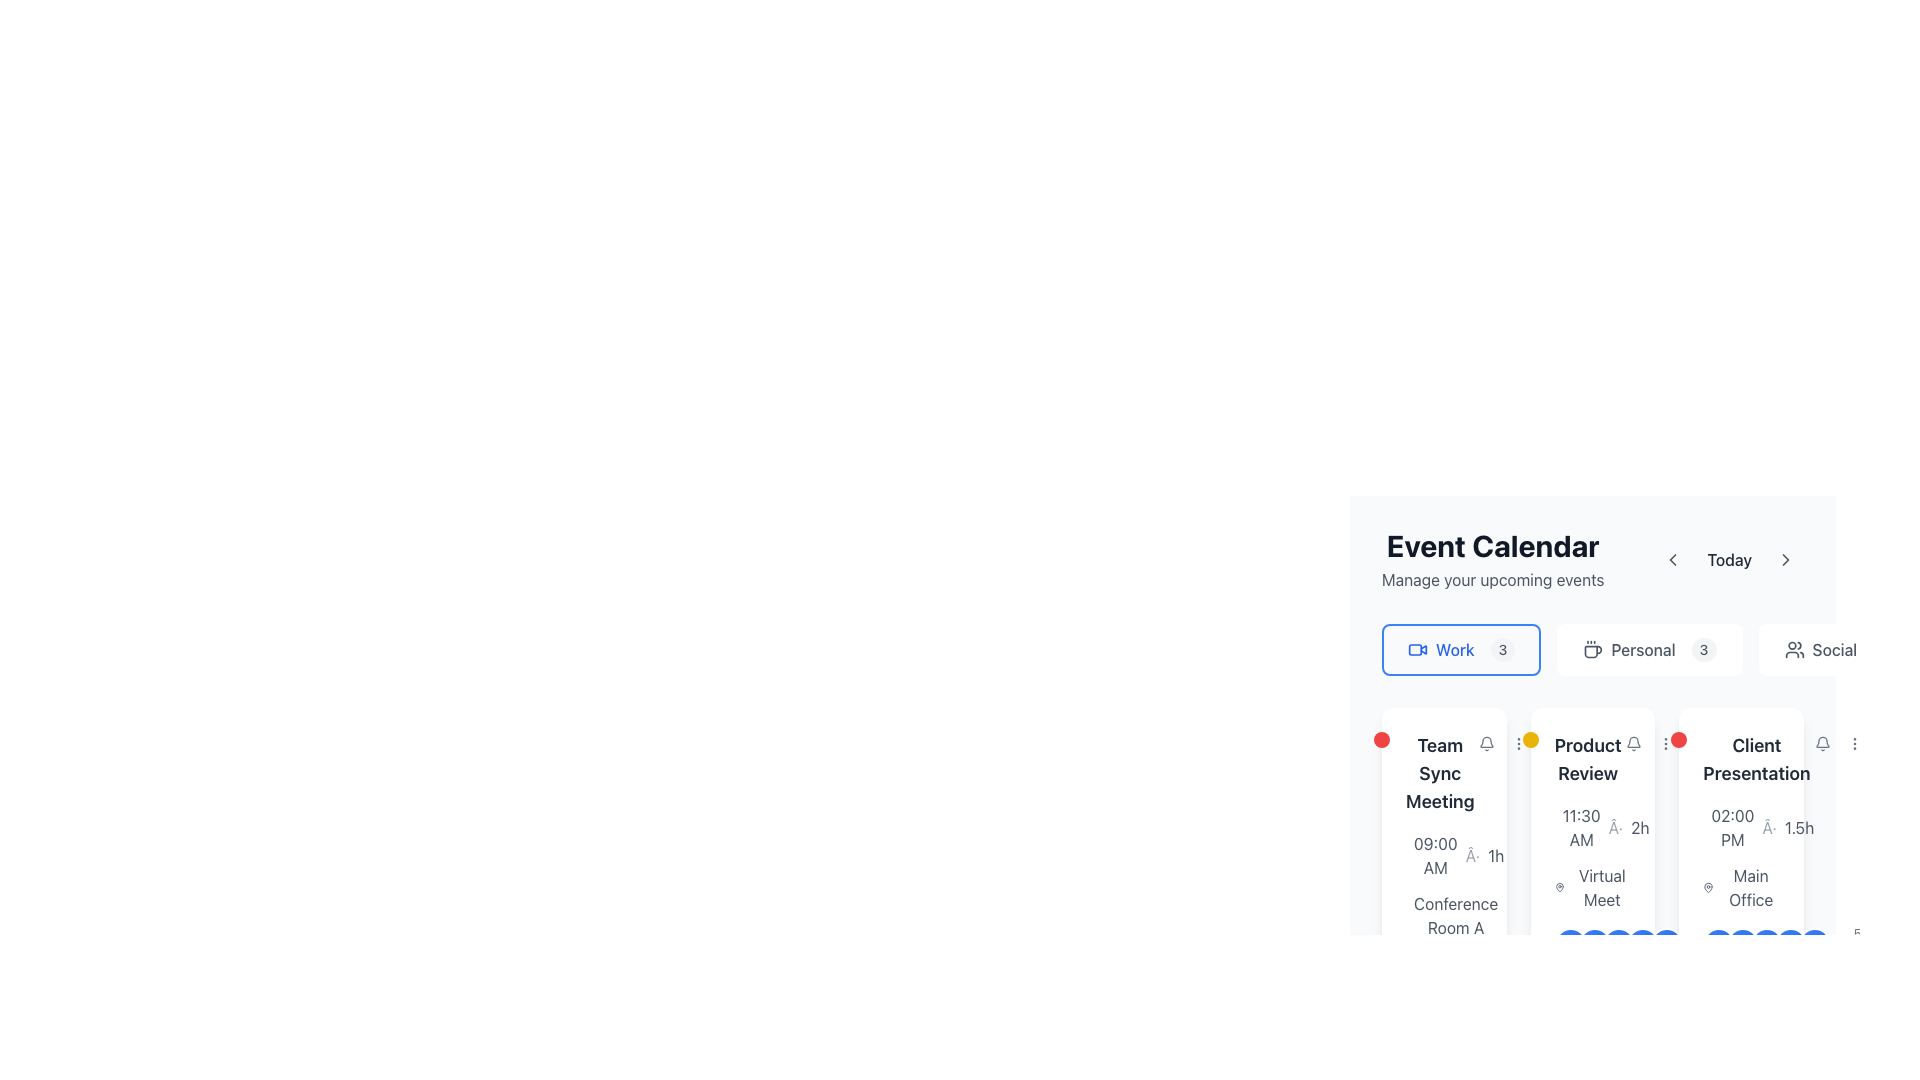 The width and height of the screenshot is (1920, 1080). I want to click on the static label displaying 'Today', which is centrally positioned between two arrow icons in the Event Calendar header, so click(1728, 559).